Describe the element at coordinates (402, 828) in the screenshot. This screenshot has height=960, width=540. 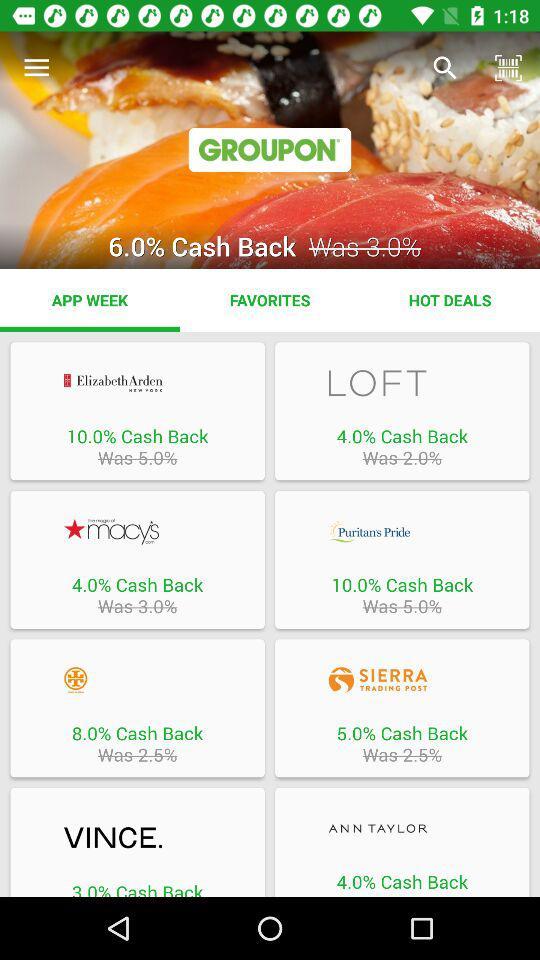
I see `leads to ann taylor website` at that location.